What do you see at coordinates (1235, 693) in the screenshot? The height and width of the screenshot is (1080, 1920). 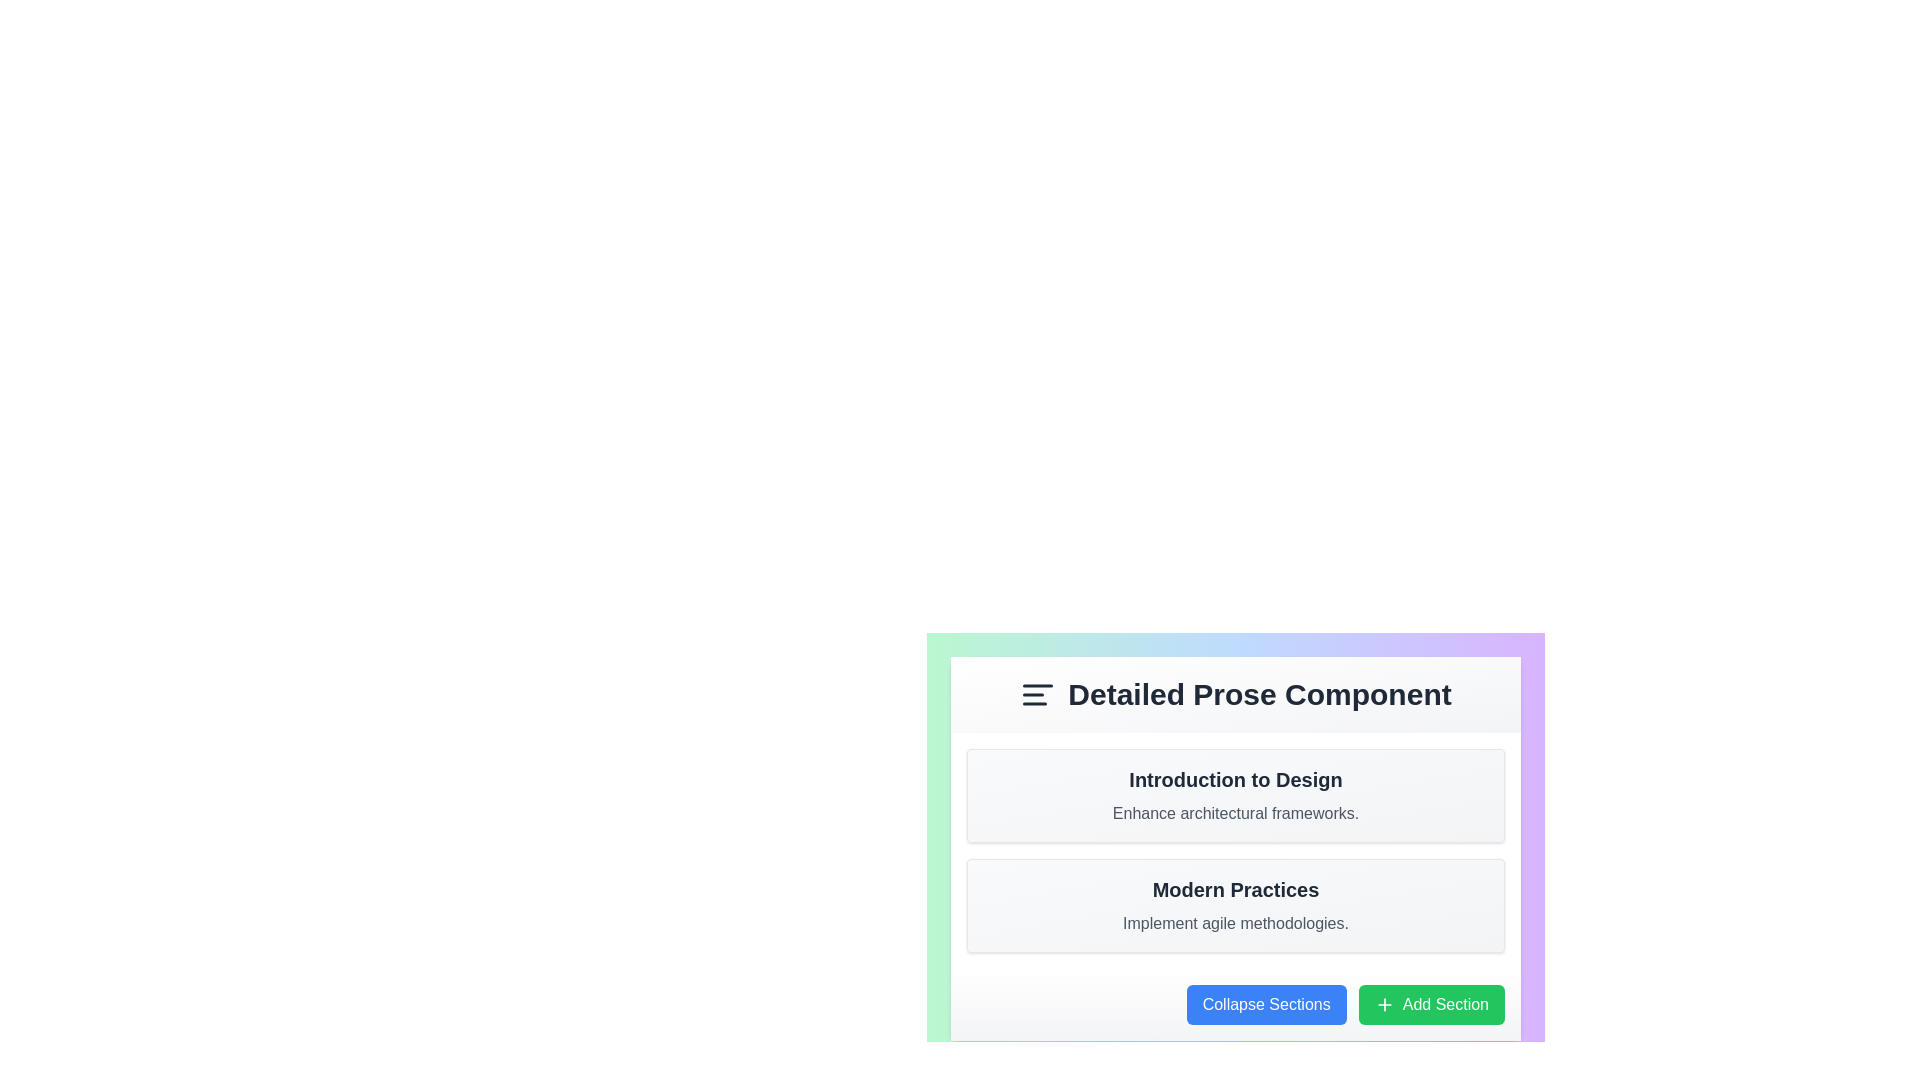 I see `text content of the Header/Title element located at the top center of the content area, which serves as a title or identifier for the subsection items` at bounding box center [1235, 693].